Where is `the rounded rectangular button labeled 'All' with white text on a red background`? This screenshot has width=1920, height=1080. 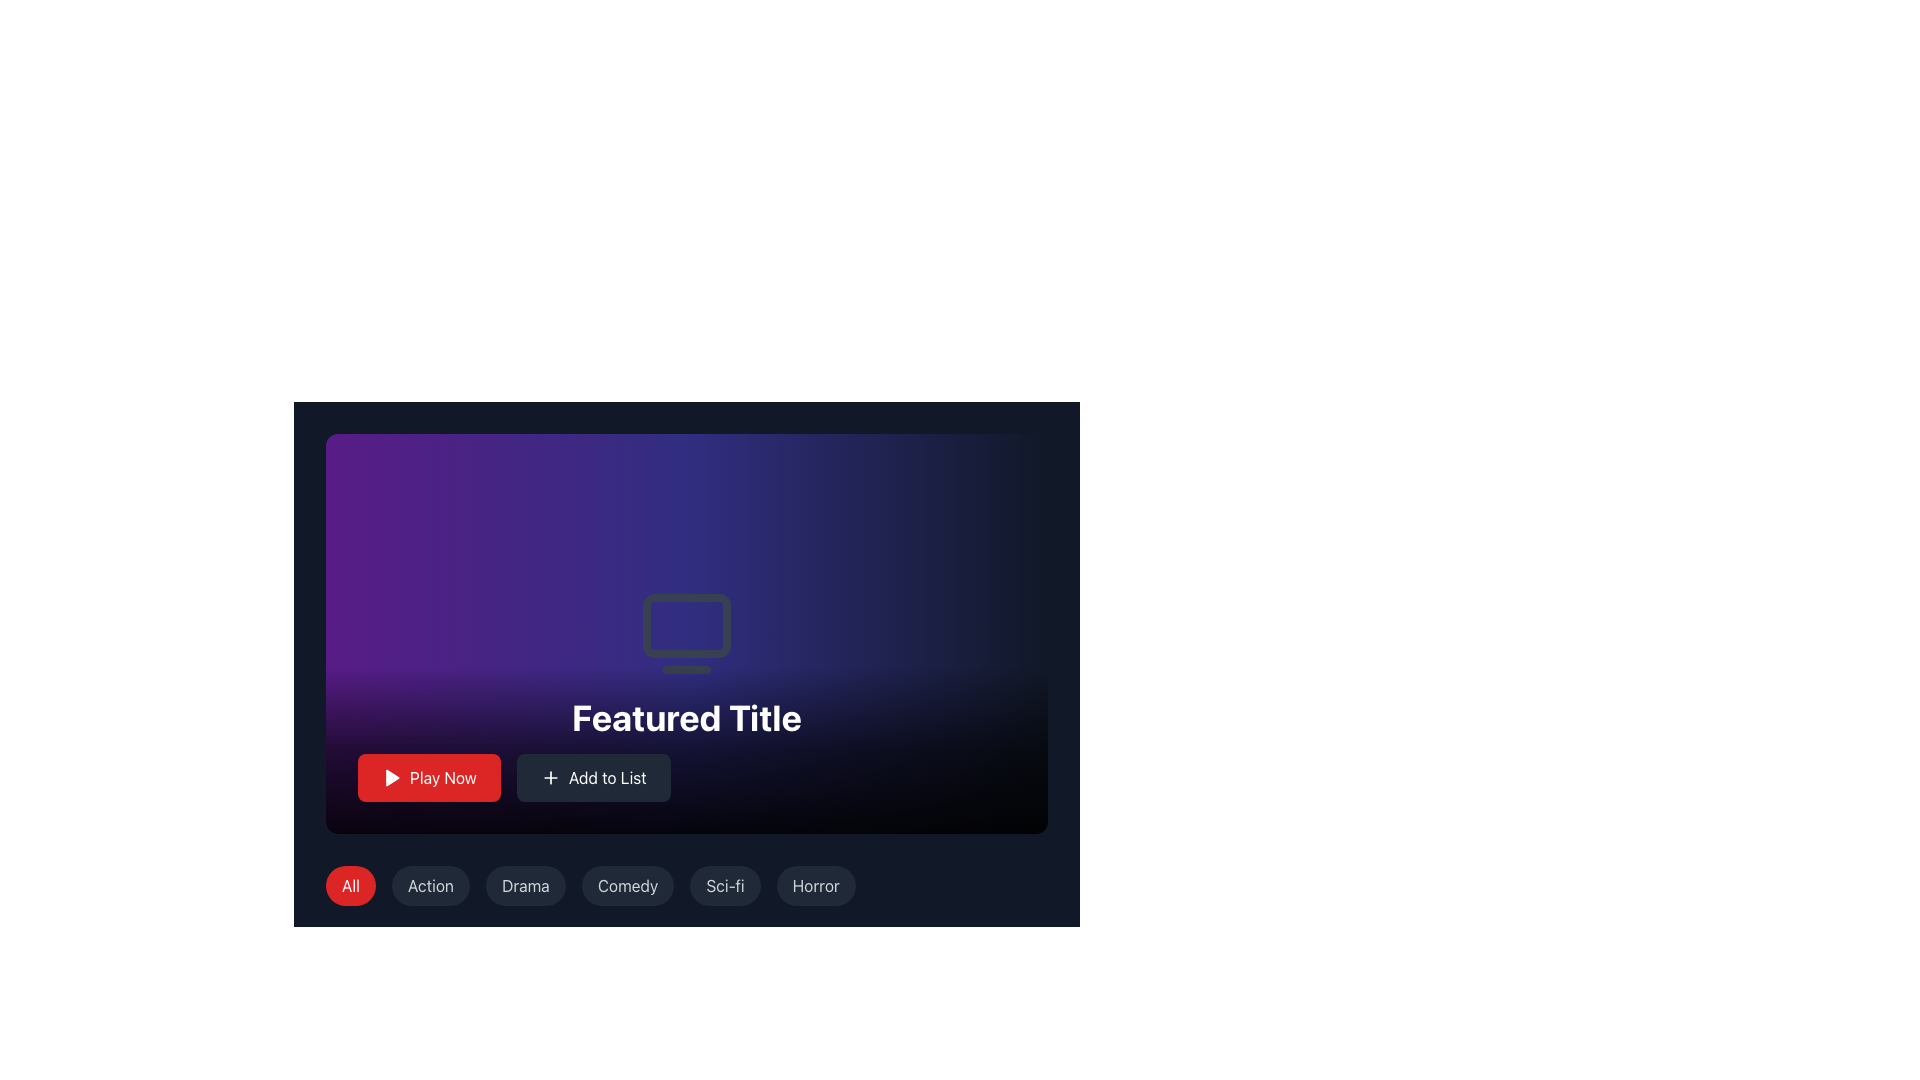
the rounded rectangular button labeled 'All' with white text on a red background is located at coordinates (350, 885).